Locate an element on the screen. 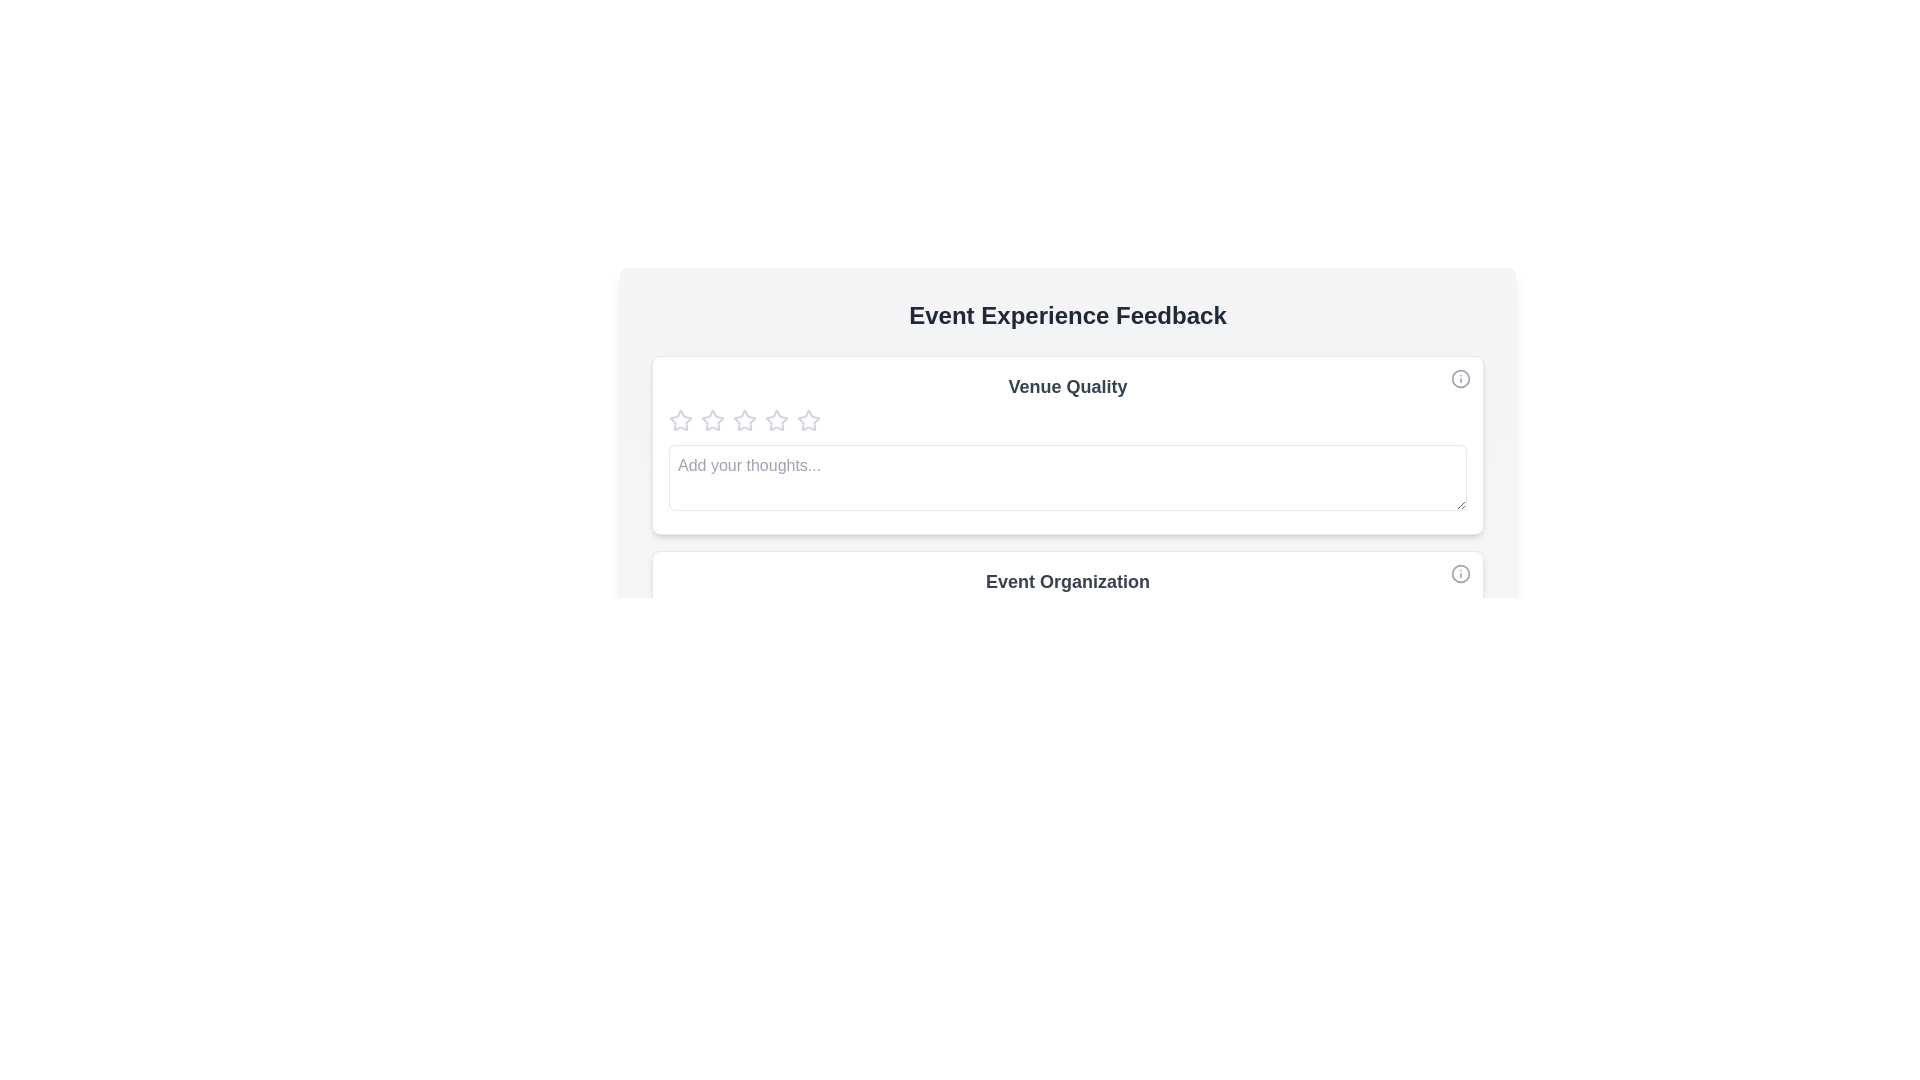 This screenshot has height=1080, width=1920. the 'Venue Quality' text label, which is styled in bold light gray font and located at the top of the feedback section within a white bordered card is located at coordinates (1067, 386).